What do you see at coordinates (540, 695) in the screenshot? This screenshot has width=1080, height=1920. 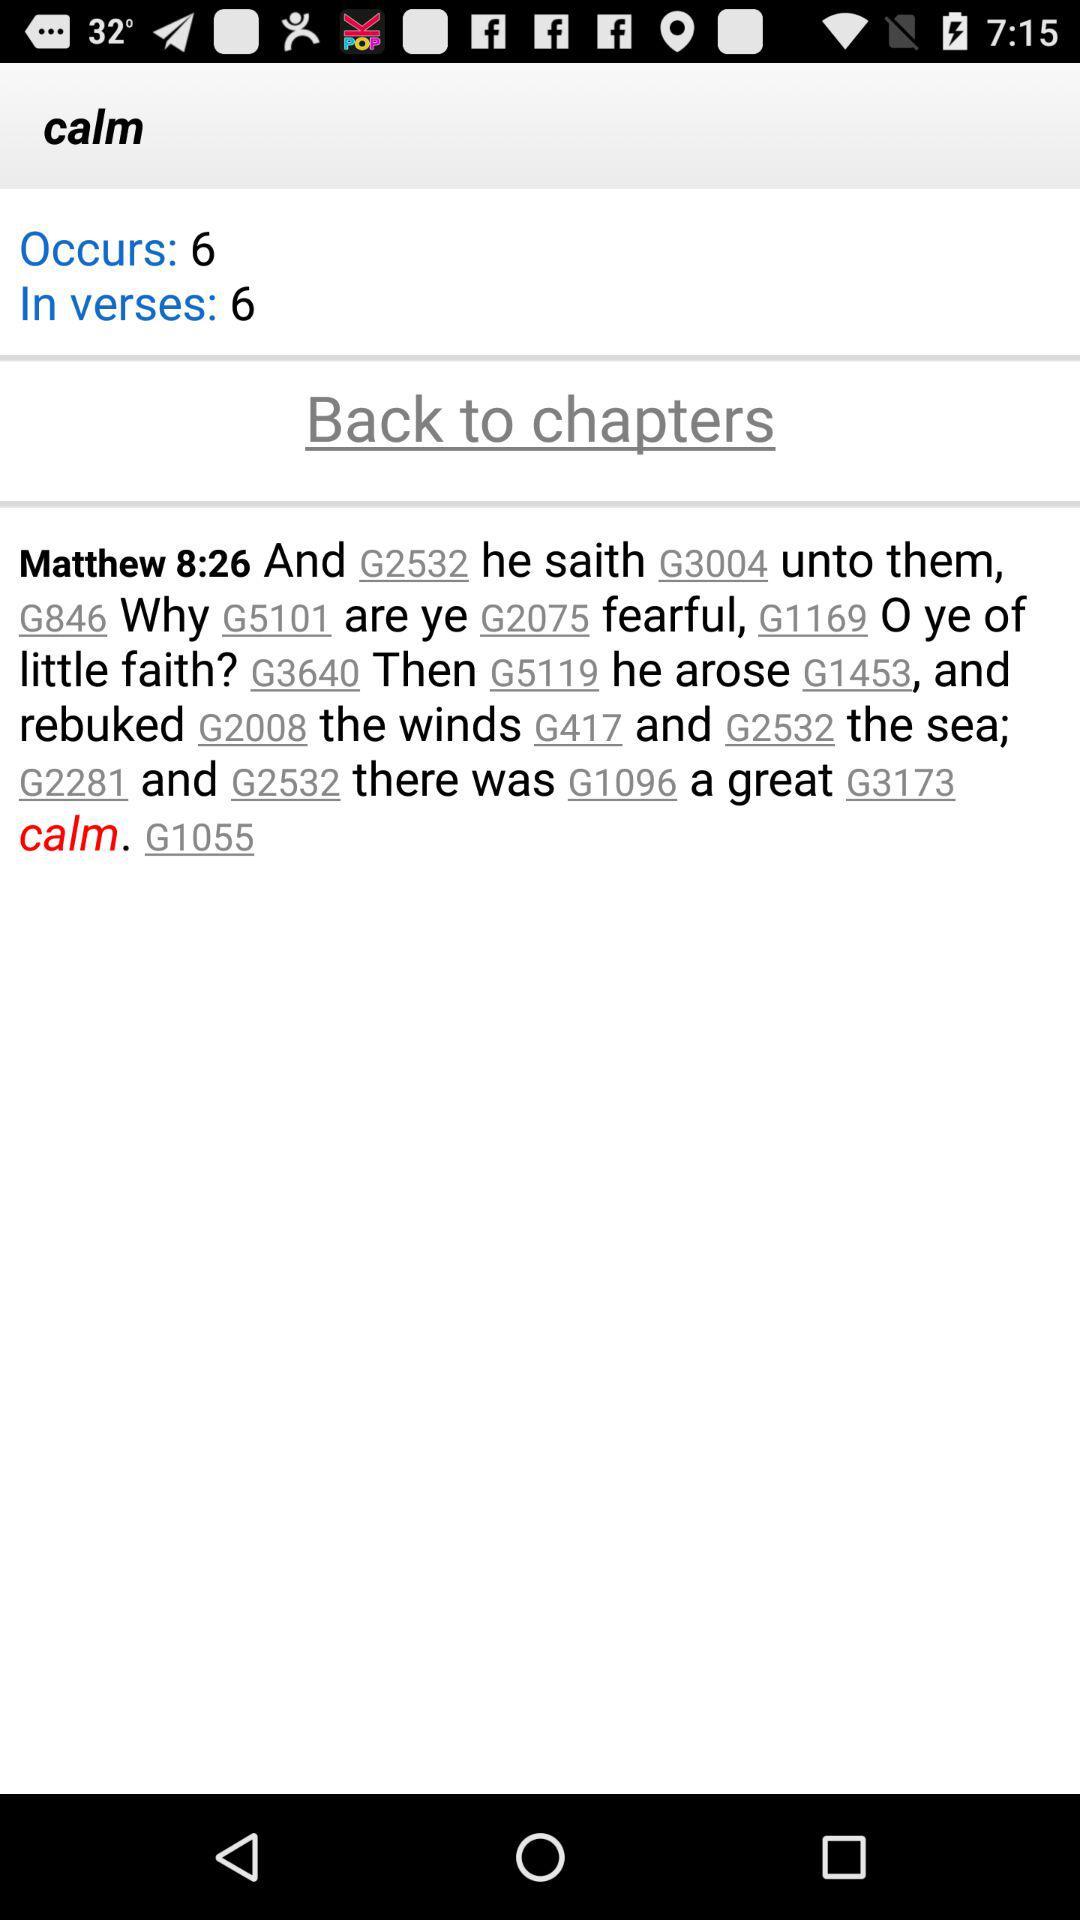 I see `matthew 8 26 icon` at bounding box center [540, 695].